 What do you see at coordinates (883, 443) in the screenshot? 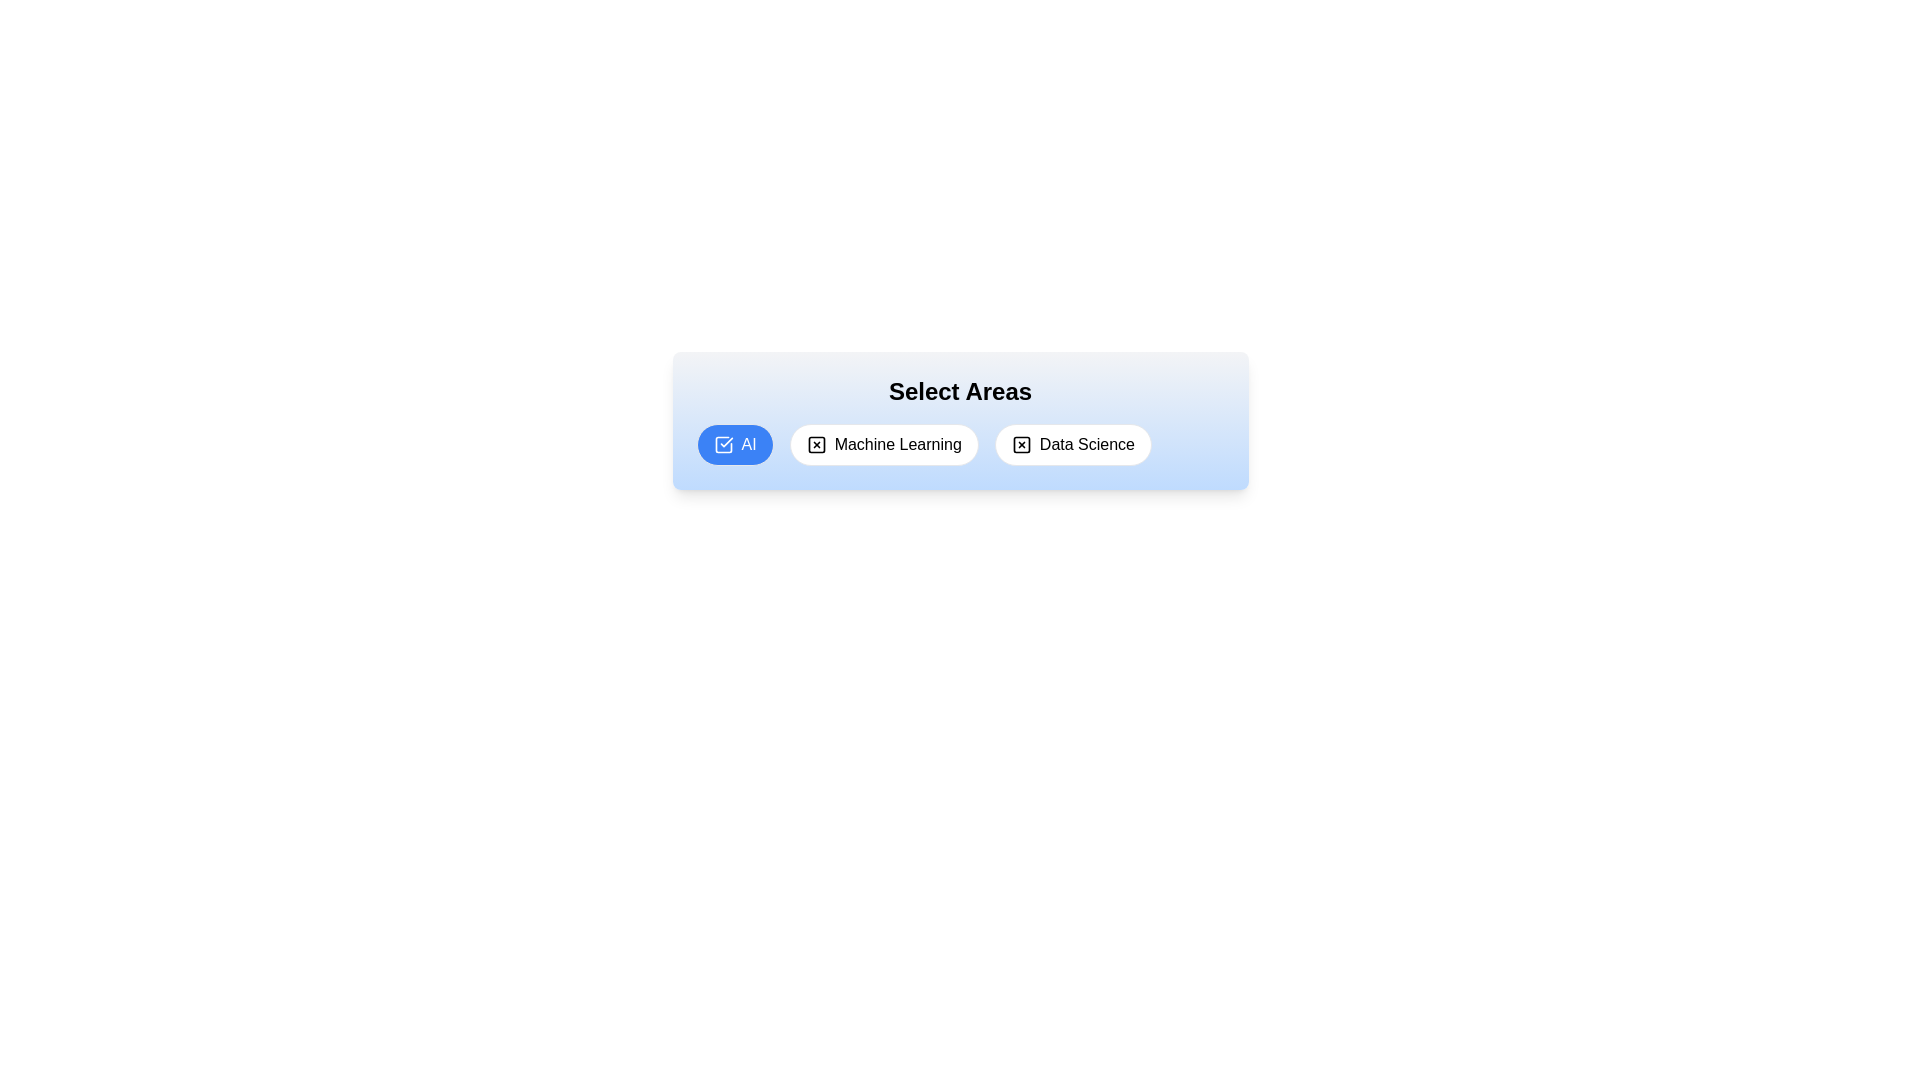
I see `the tag Machine Learning to observe its hover effect` at bounding box center [883, 443].